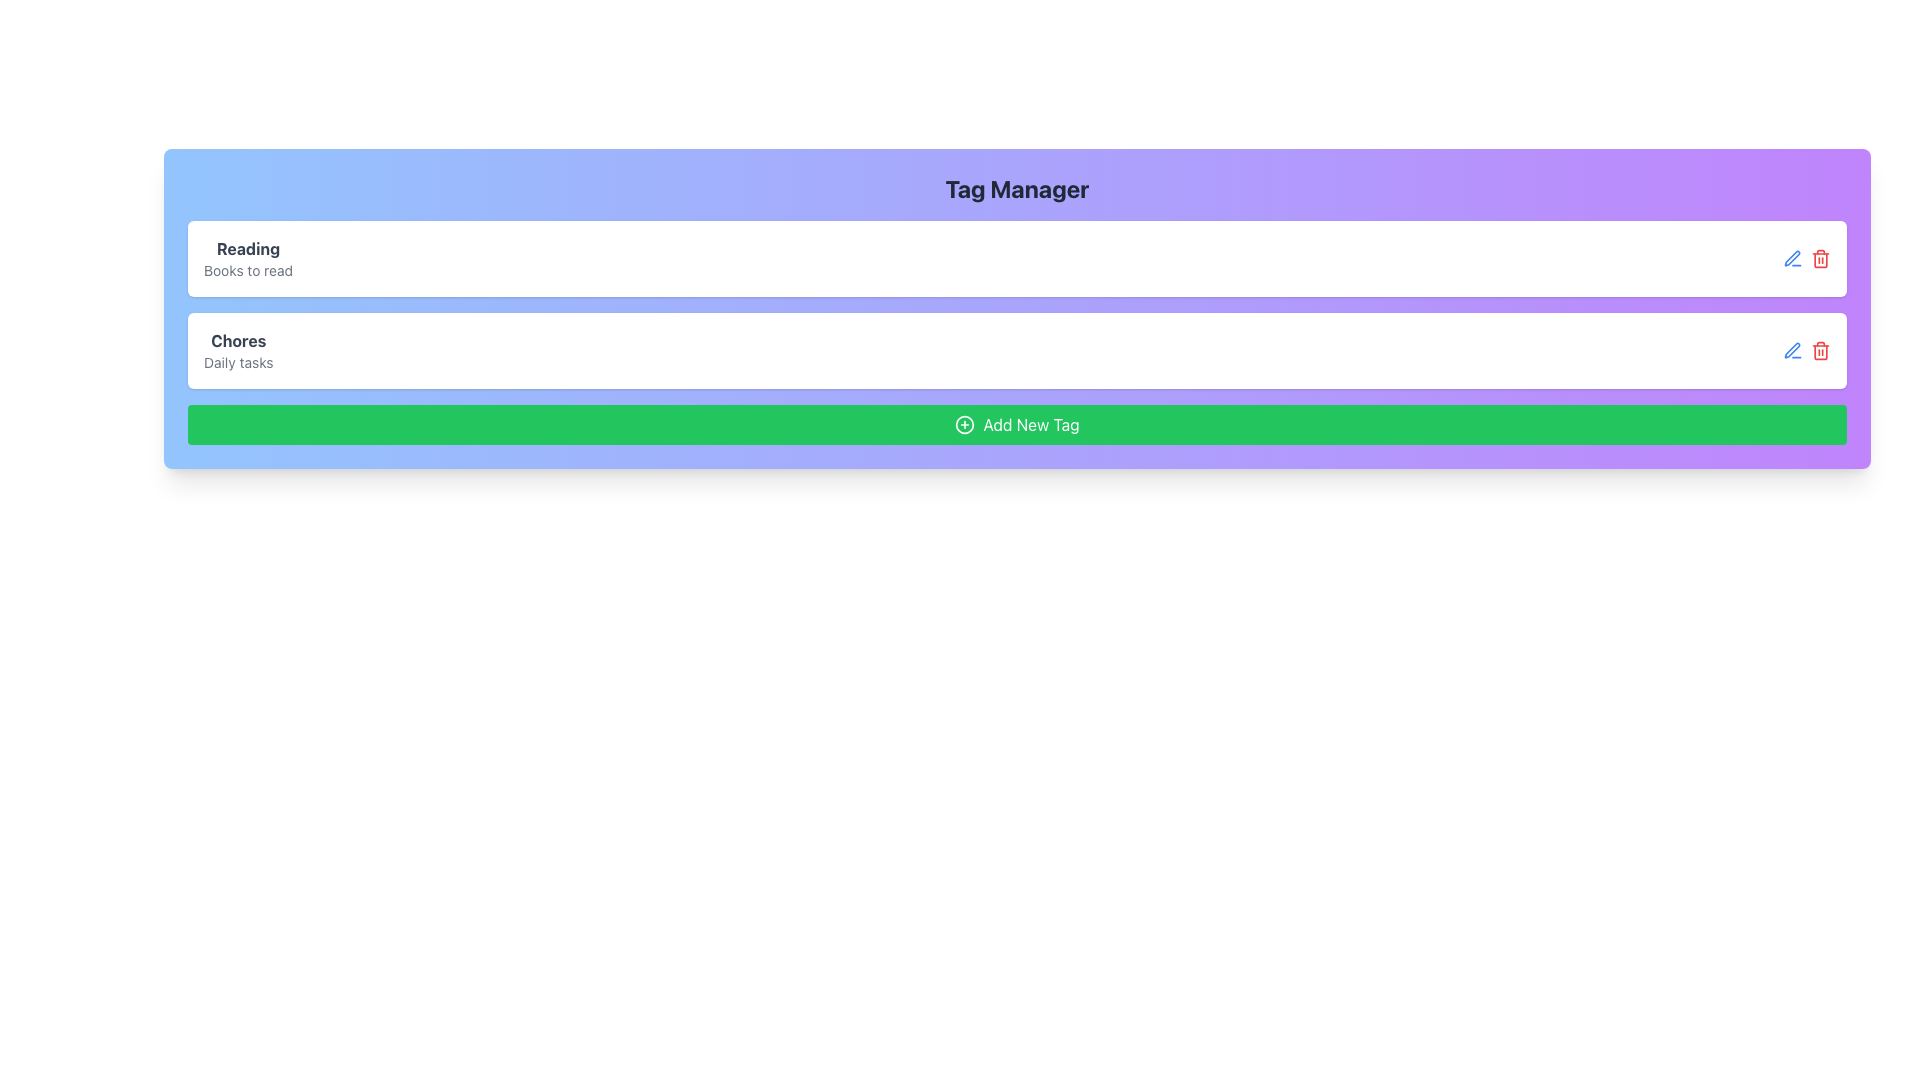 This screenshot has width=1920, height=1080. What do you see at coordinates (1820, 258) in the screenshot?
I see `the red delete action icon, which resembles a trash bin, located on the right side of a row within a list item` at bounding box center [1820, 258].